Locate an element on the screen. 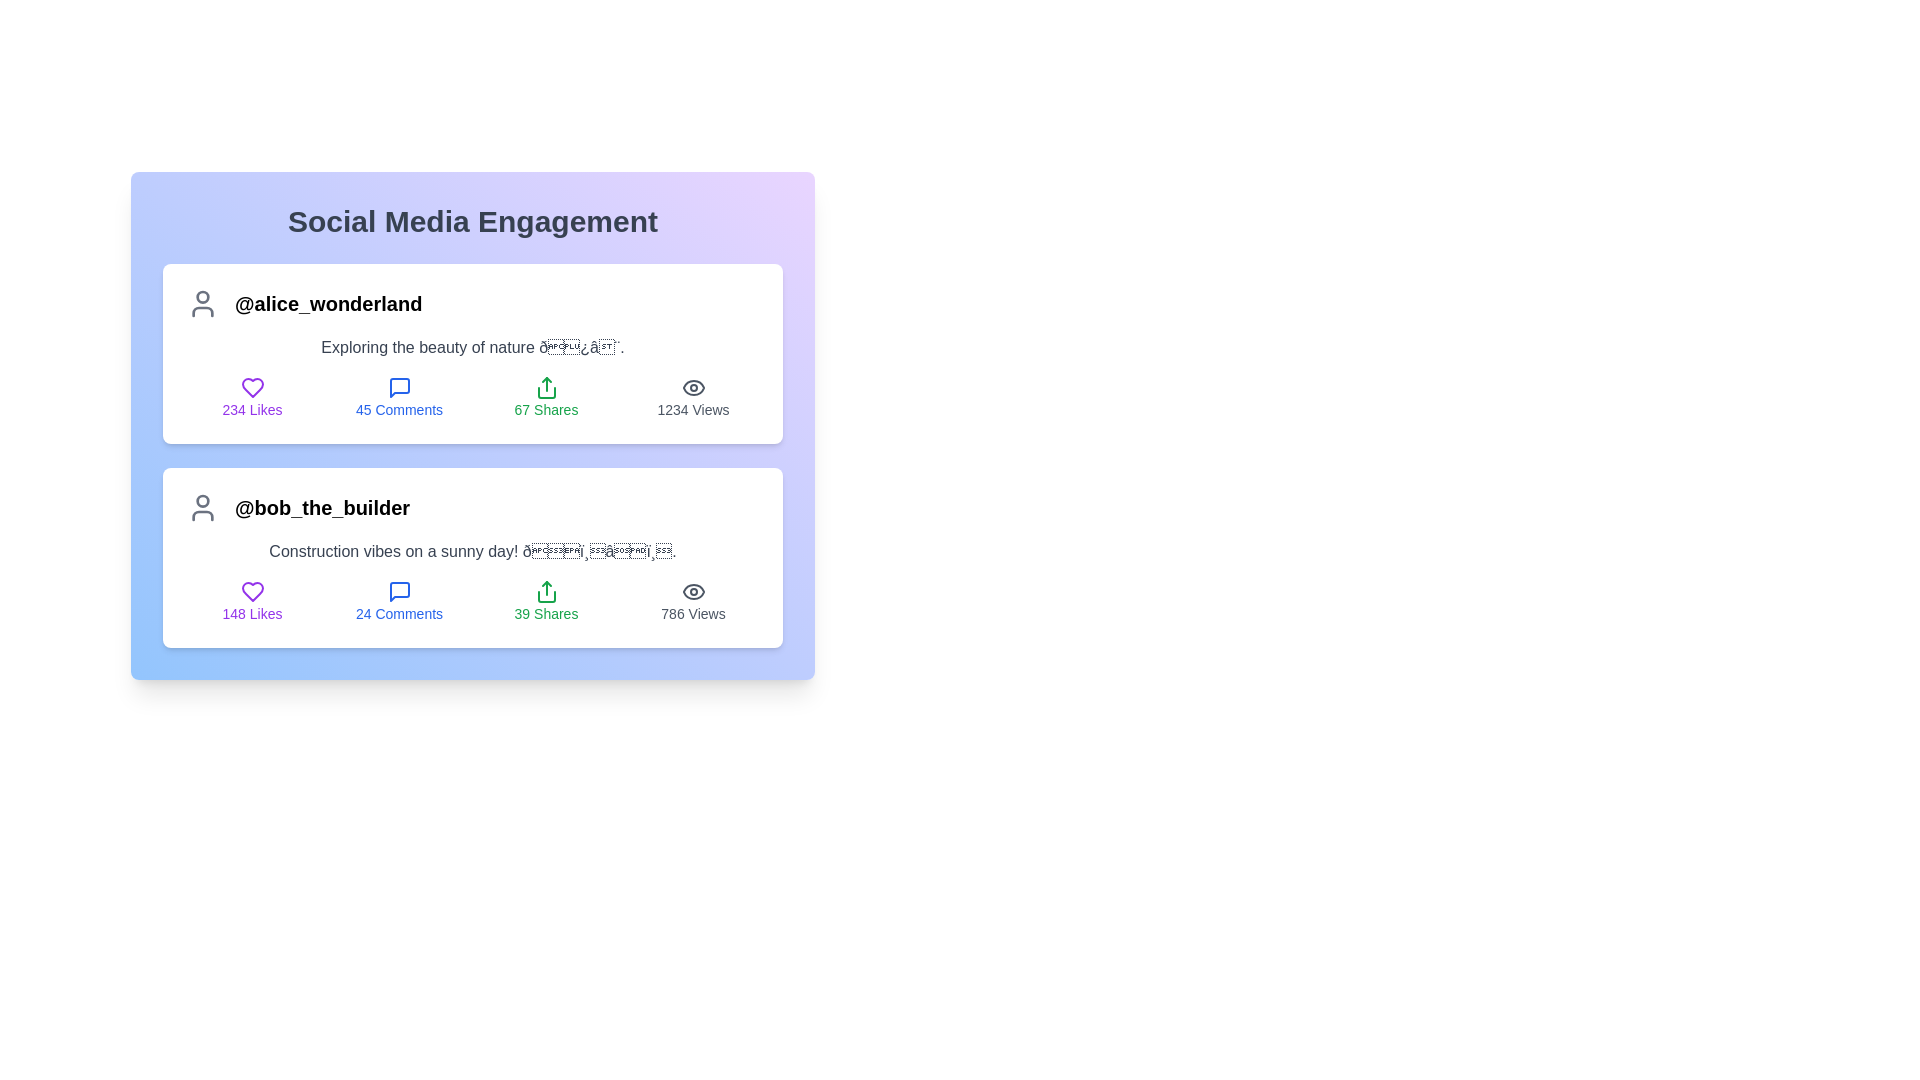 Image resolution: width=1920 pixels, height=1080 pixels. the '67 Shares' button to initiate a share action for the associated content is located at coordinates (546, 397).